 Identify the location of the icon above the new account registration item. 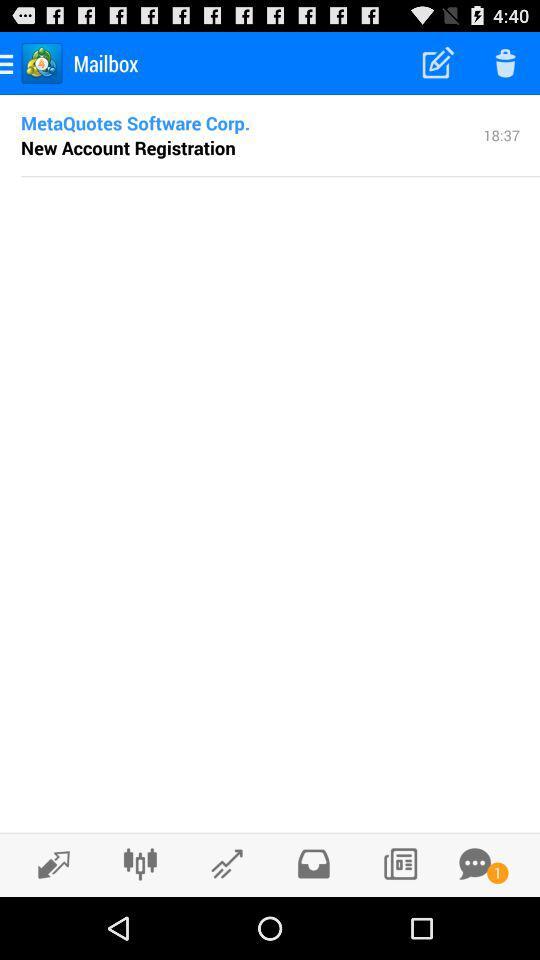
(135, 121).